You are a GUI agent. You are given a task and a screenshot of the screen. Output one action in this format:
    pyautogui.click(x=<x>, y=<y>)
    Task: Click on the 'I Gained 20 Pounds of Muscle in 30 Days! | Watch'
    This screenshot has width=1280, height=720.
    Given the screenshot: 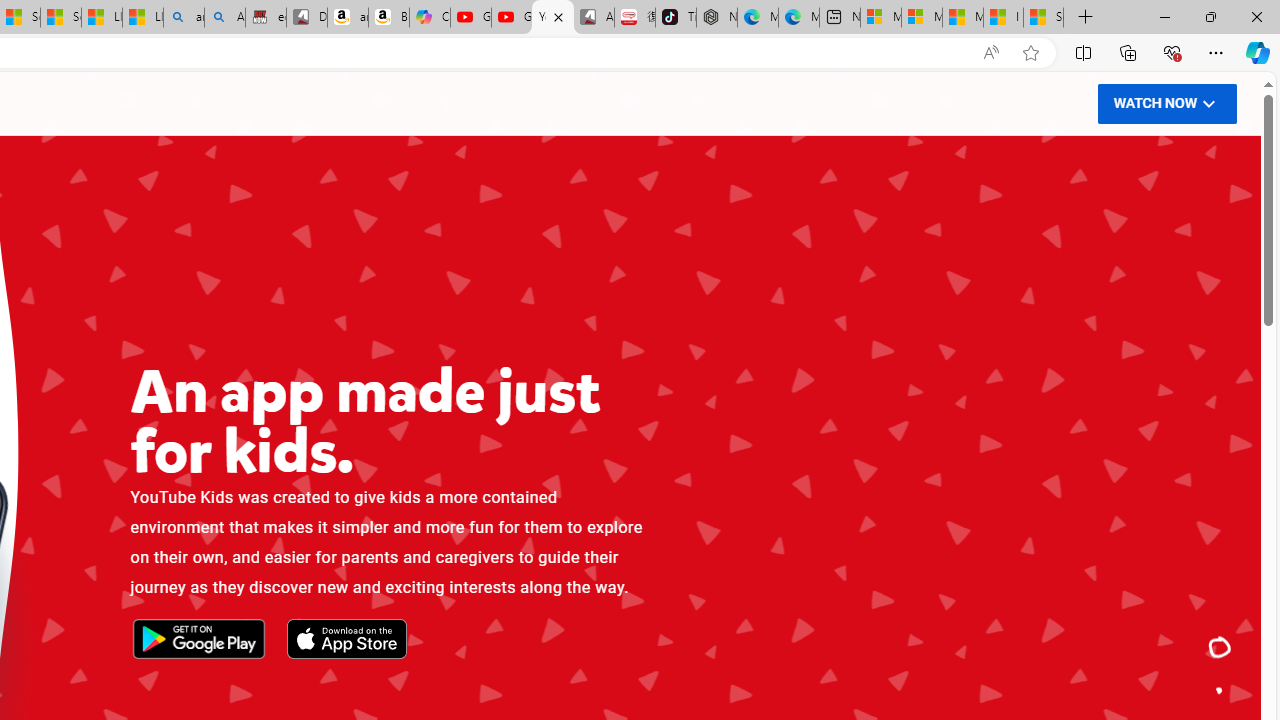 What is the action you would take?
    pyautogui.click(x=1003, y=17)
    